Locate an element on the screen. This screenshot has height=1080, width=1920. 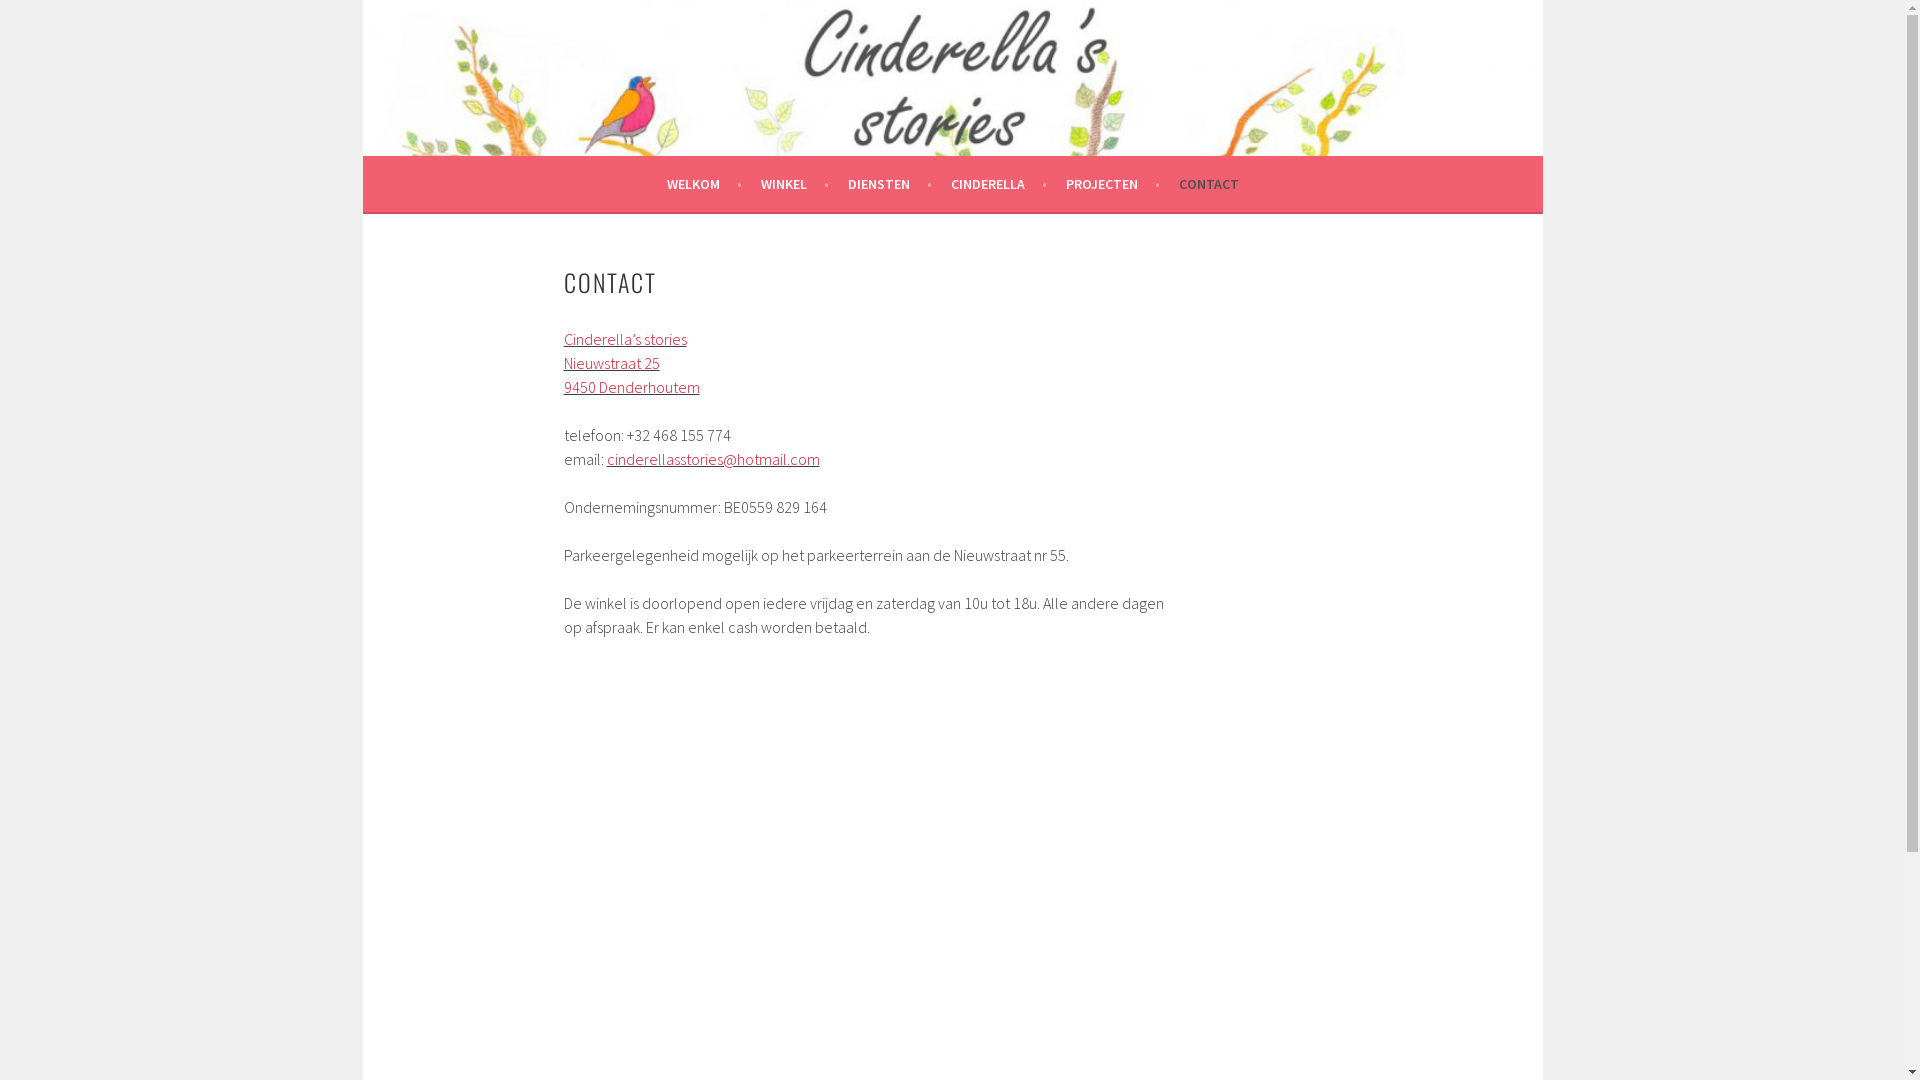
'PROJECTEN' is located at coordinates (1112, 184).